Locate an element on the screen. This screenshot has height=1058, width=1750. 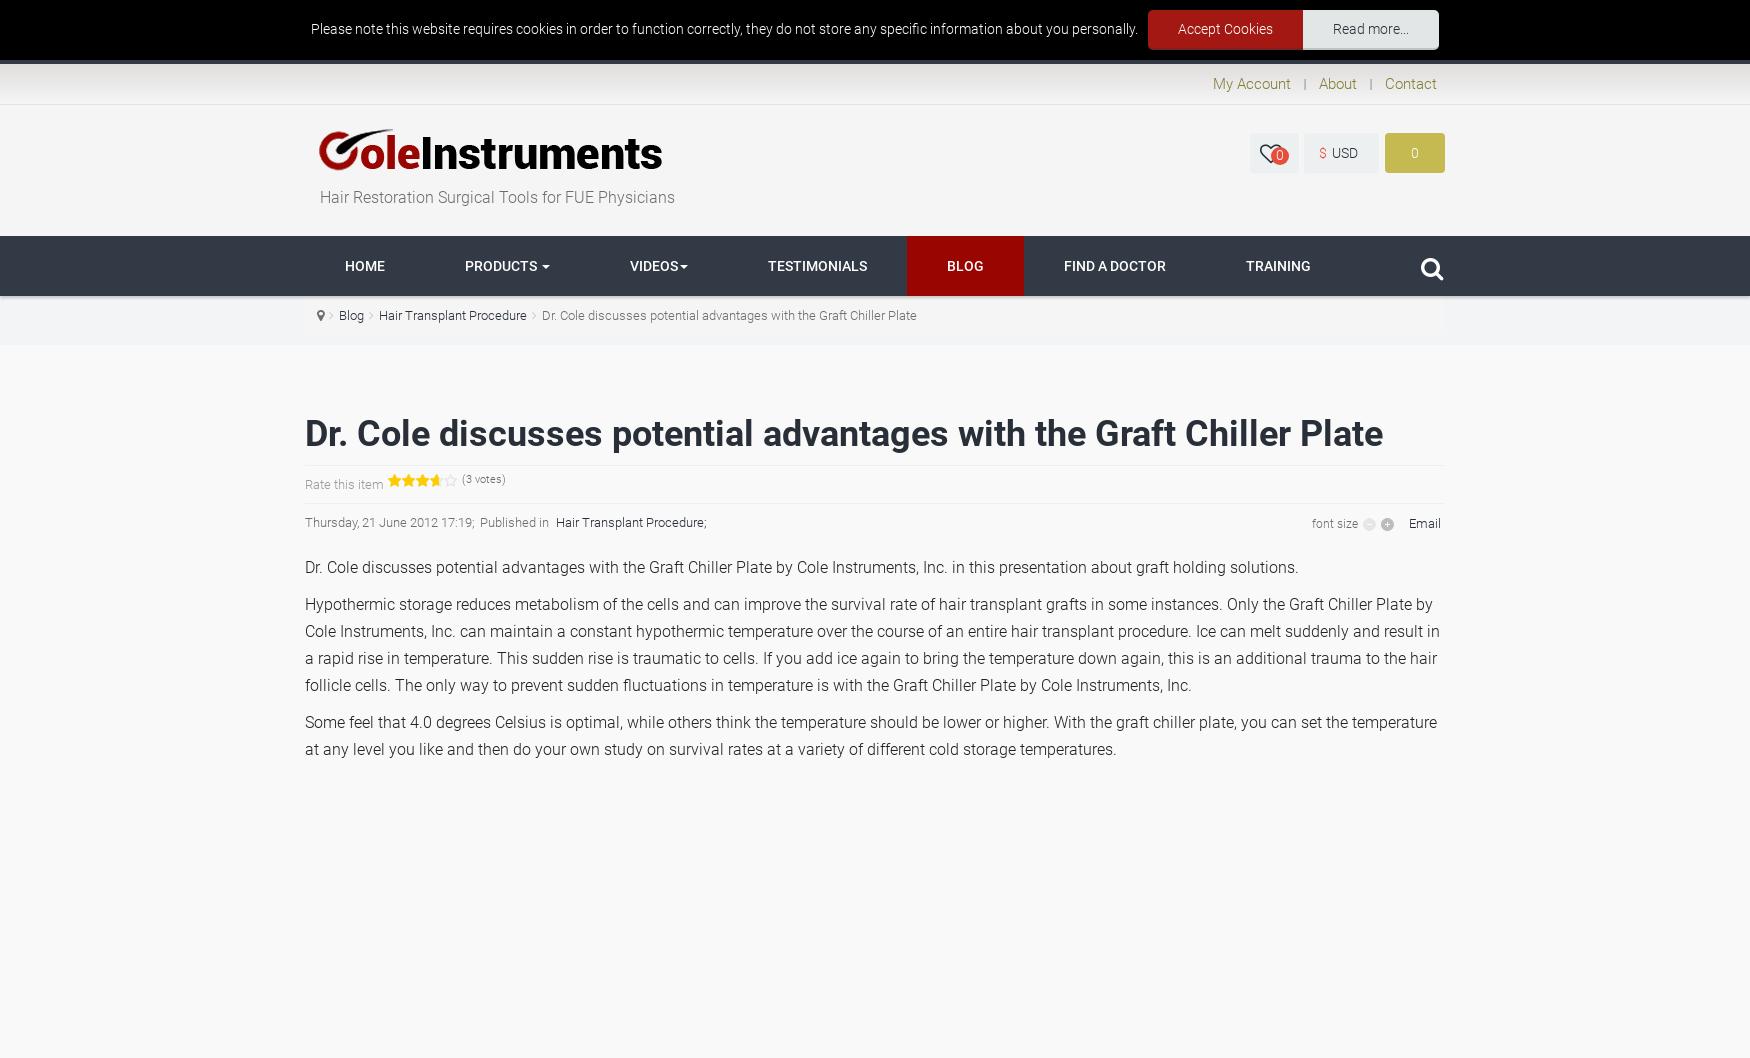
'Rate this item' is located at coordinates (344, 482).